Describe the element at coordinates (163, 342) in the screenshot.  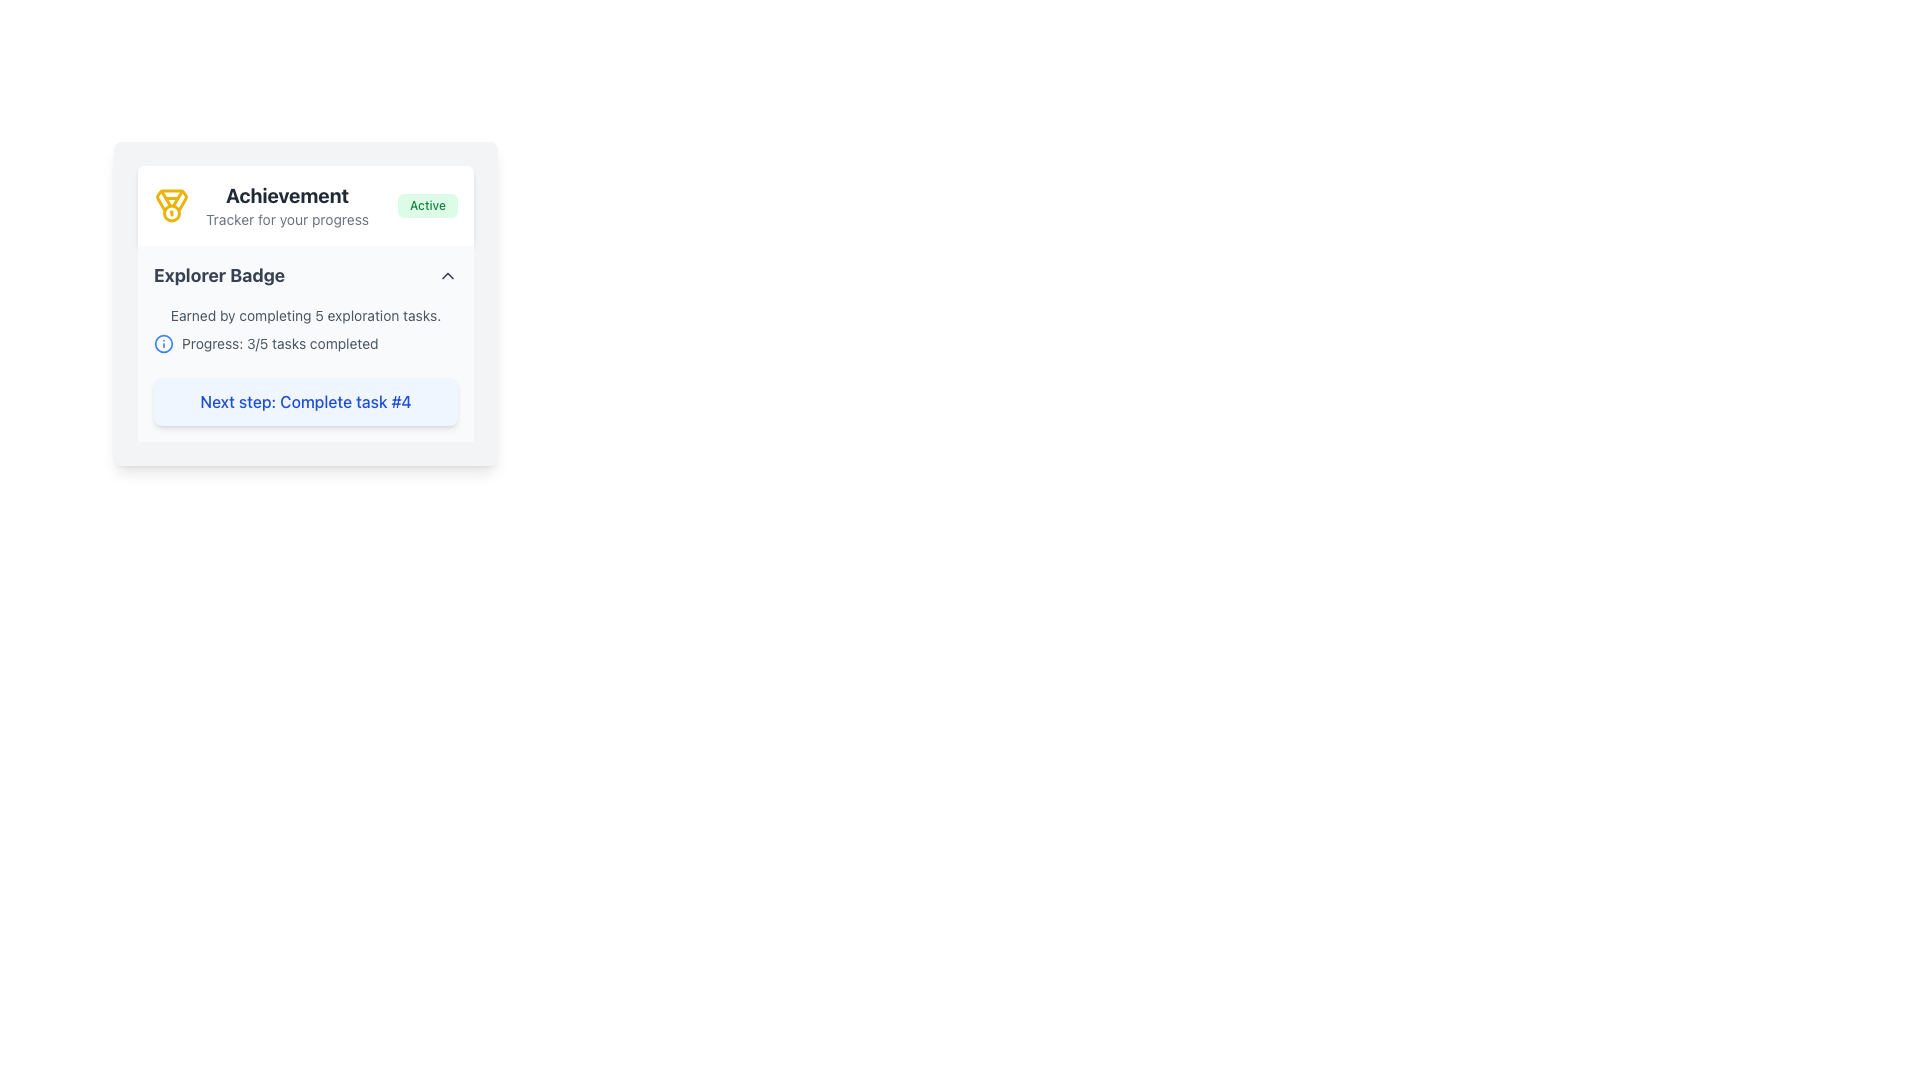
I see `the information icon located at the leftmost side of the text 'Progress: 3/5 tasks completed'` at that location.